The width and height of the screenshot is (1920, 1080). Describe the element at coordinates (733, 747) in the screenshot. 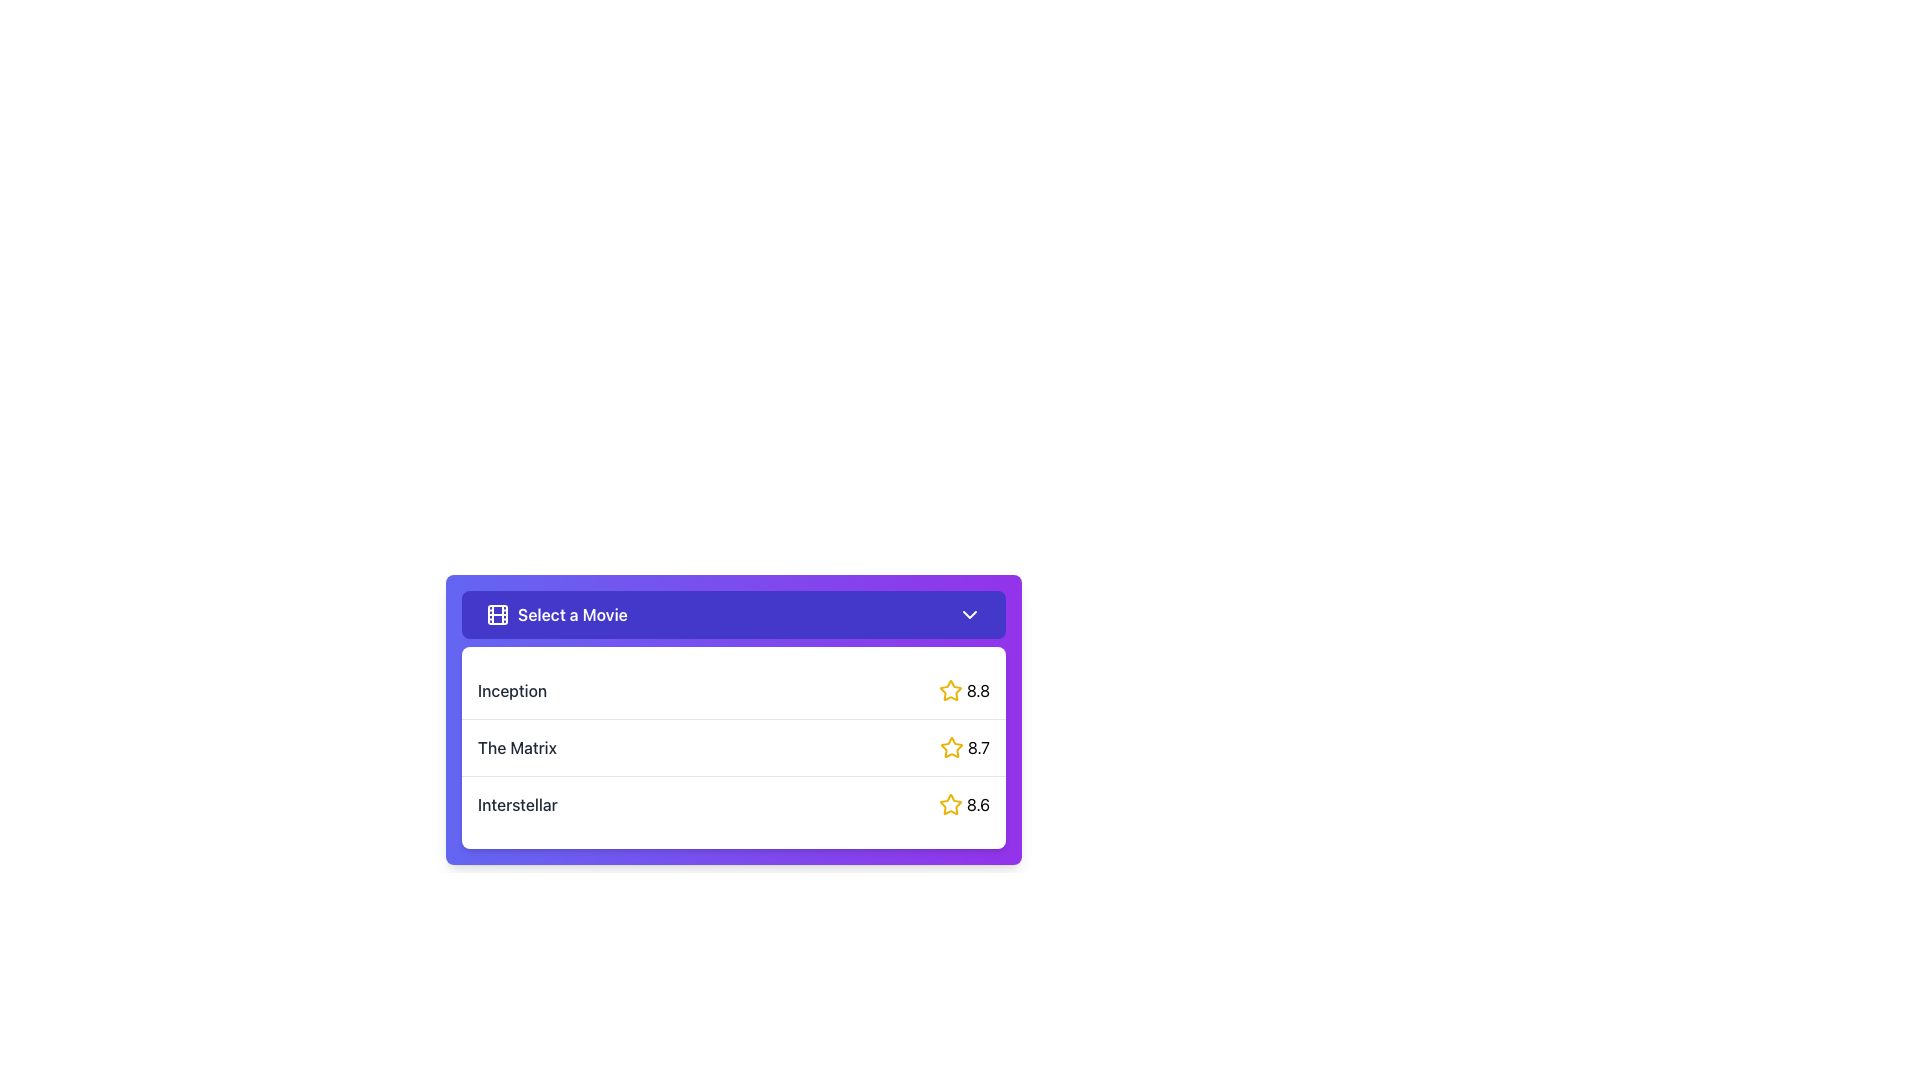

I see `the list item displaying the movie title 'The Matrix'` at that location.